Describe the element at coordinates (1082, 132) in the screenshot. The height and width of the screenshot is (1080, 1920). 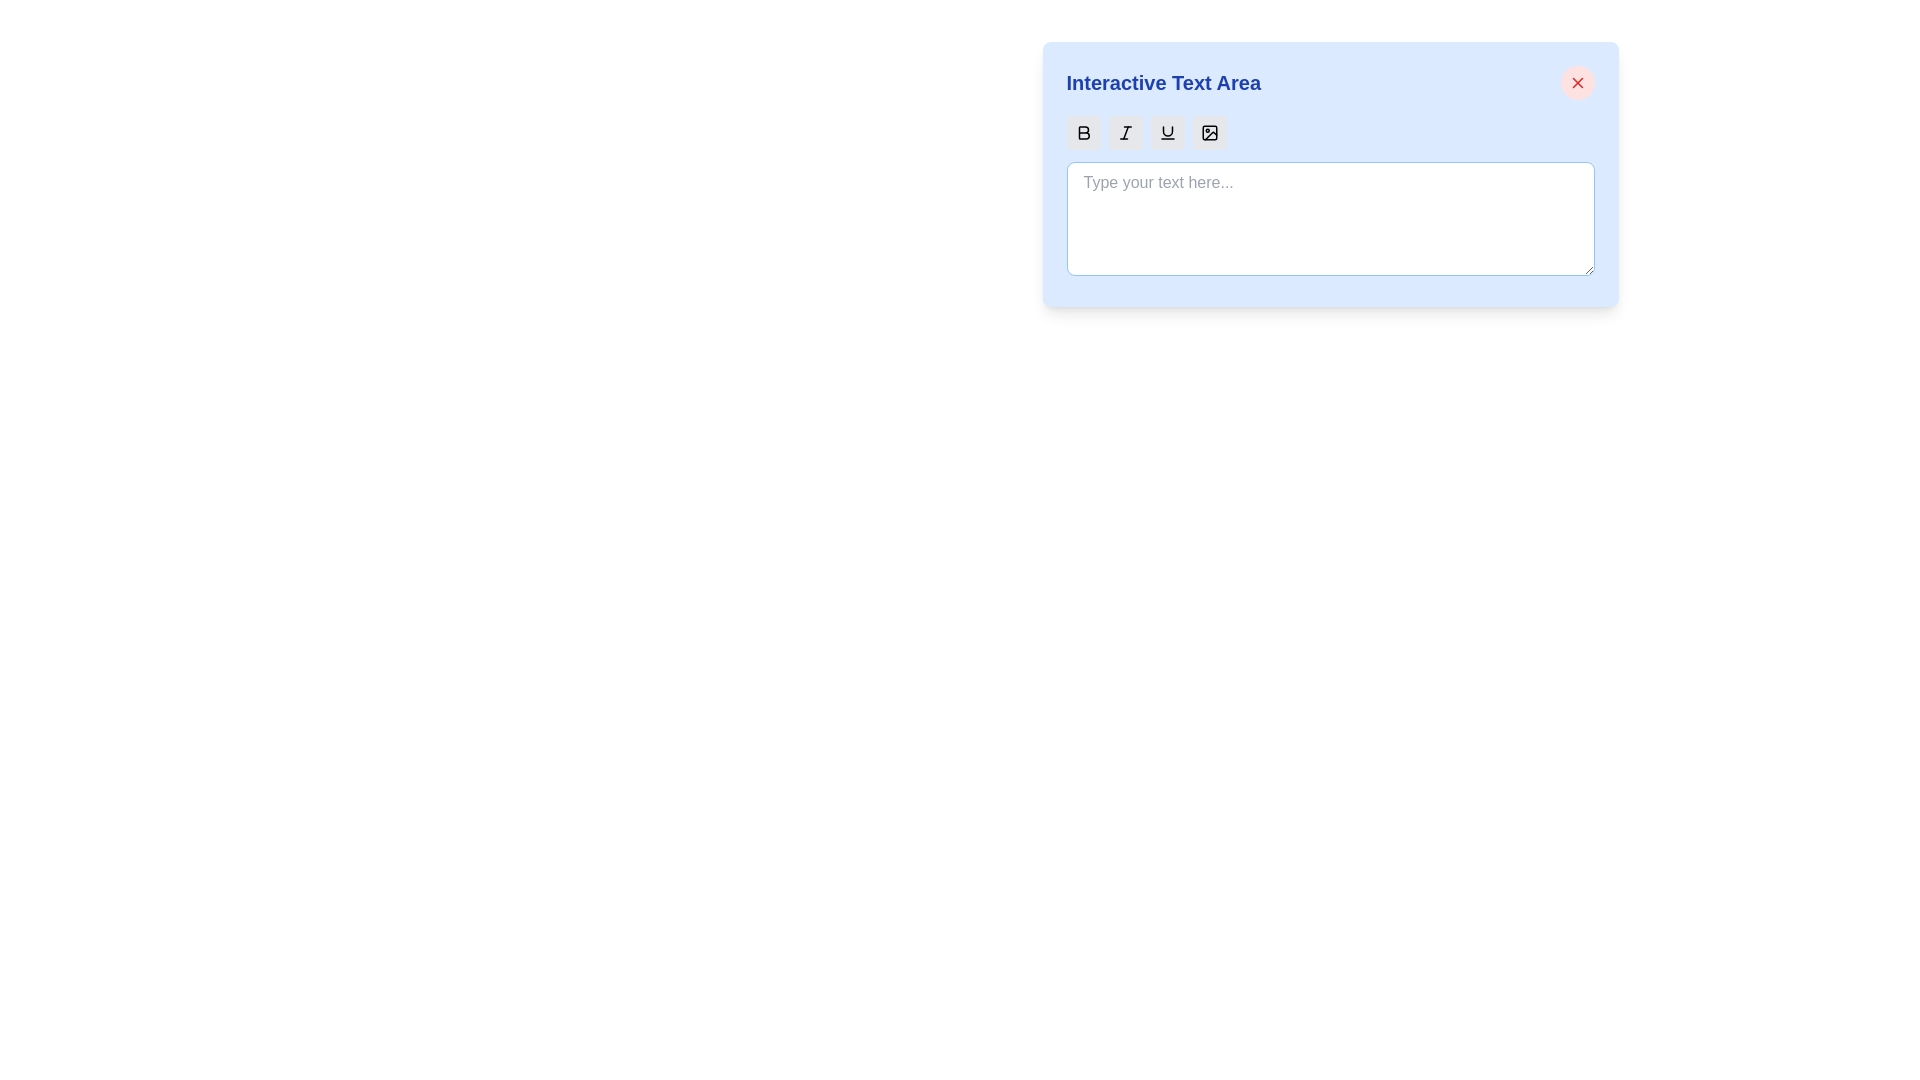
I see `the bold formatting button, which is a rounded square with a light gray background and a bold letter 'B' in black` at that location.